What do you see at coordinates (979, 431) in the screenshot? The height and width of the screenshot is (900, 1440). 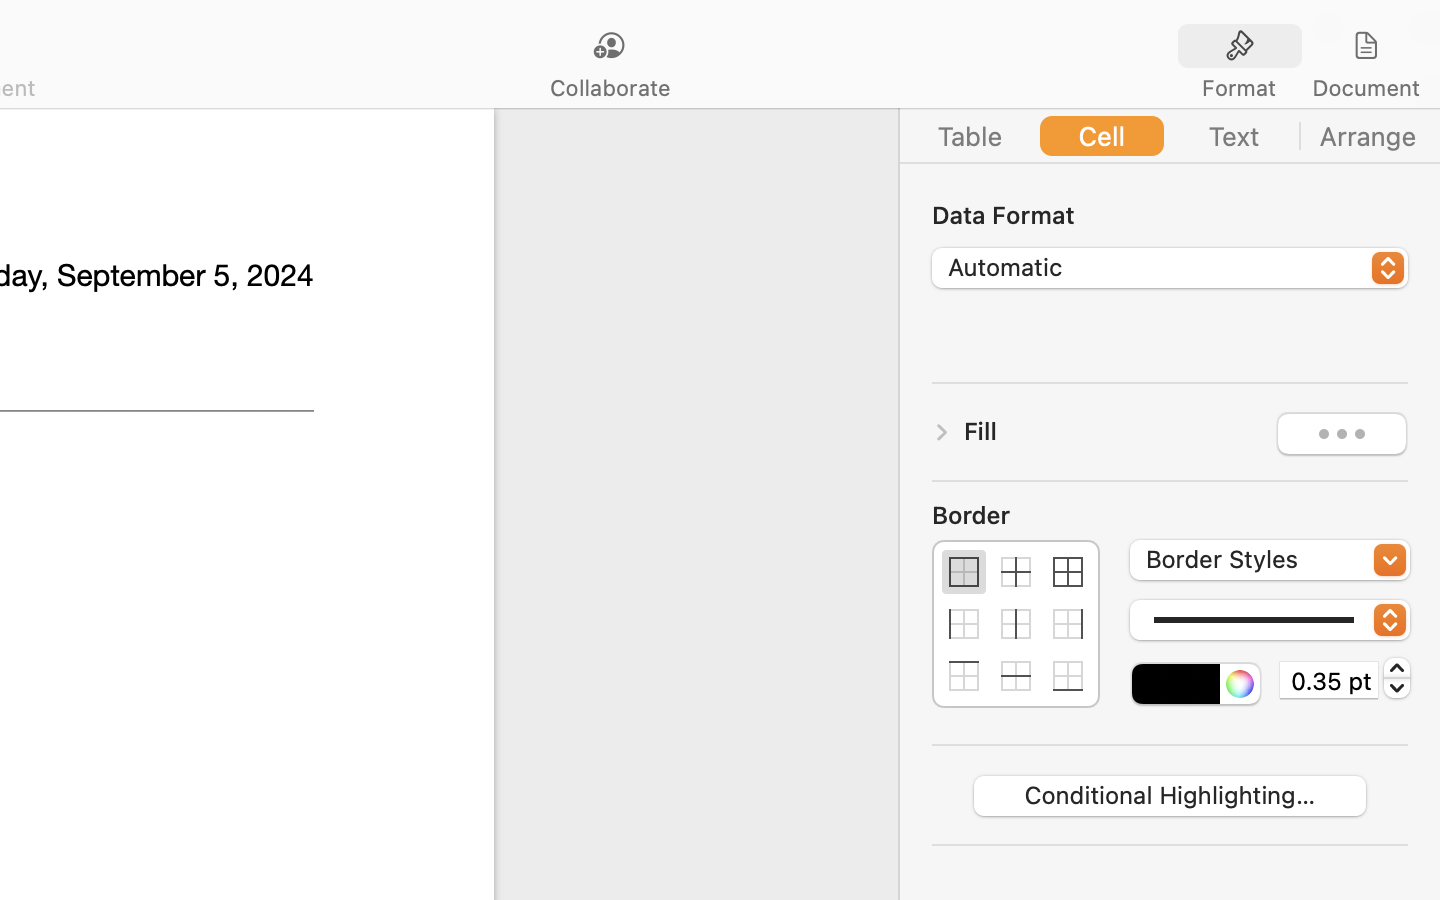 I see `'Fill'` at bounding box center [979, 431].